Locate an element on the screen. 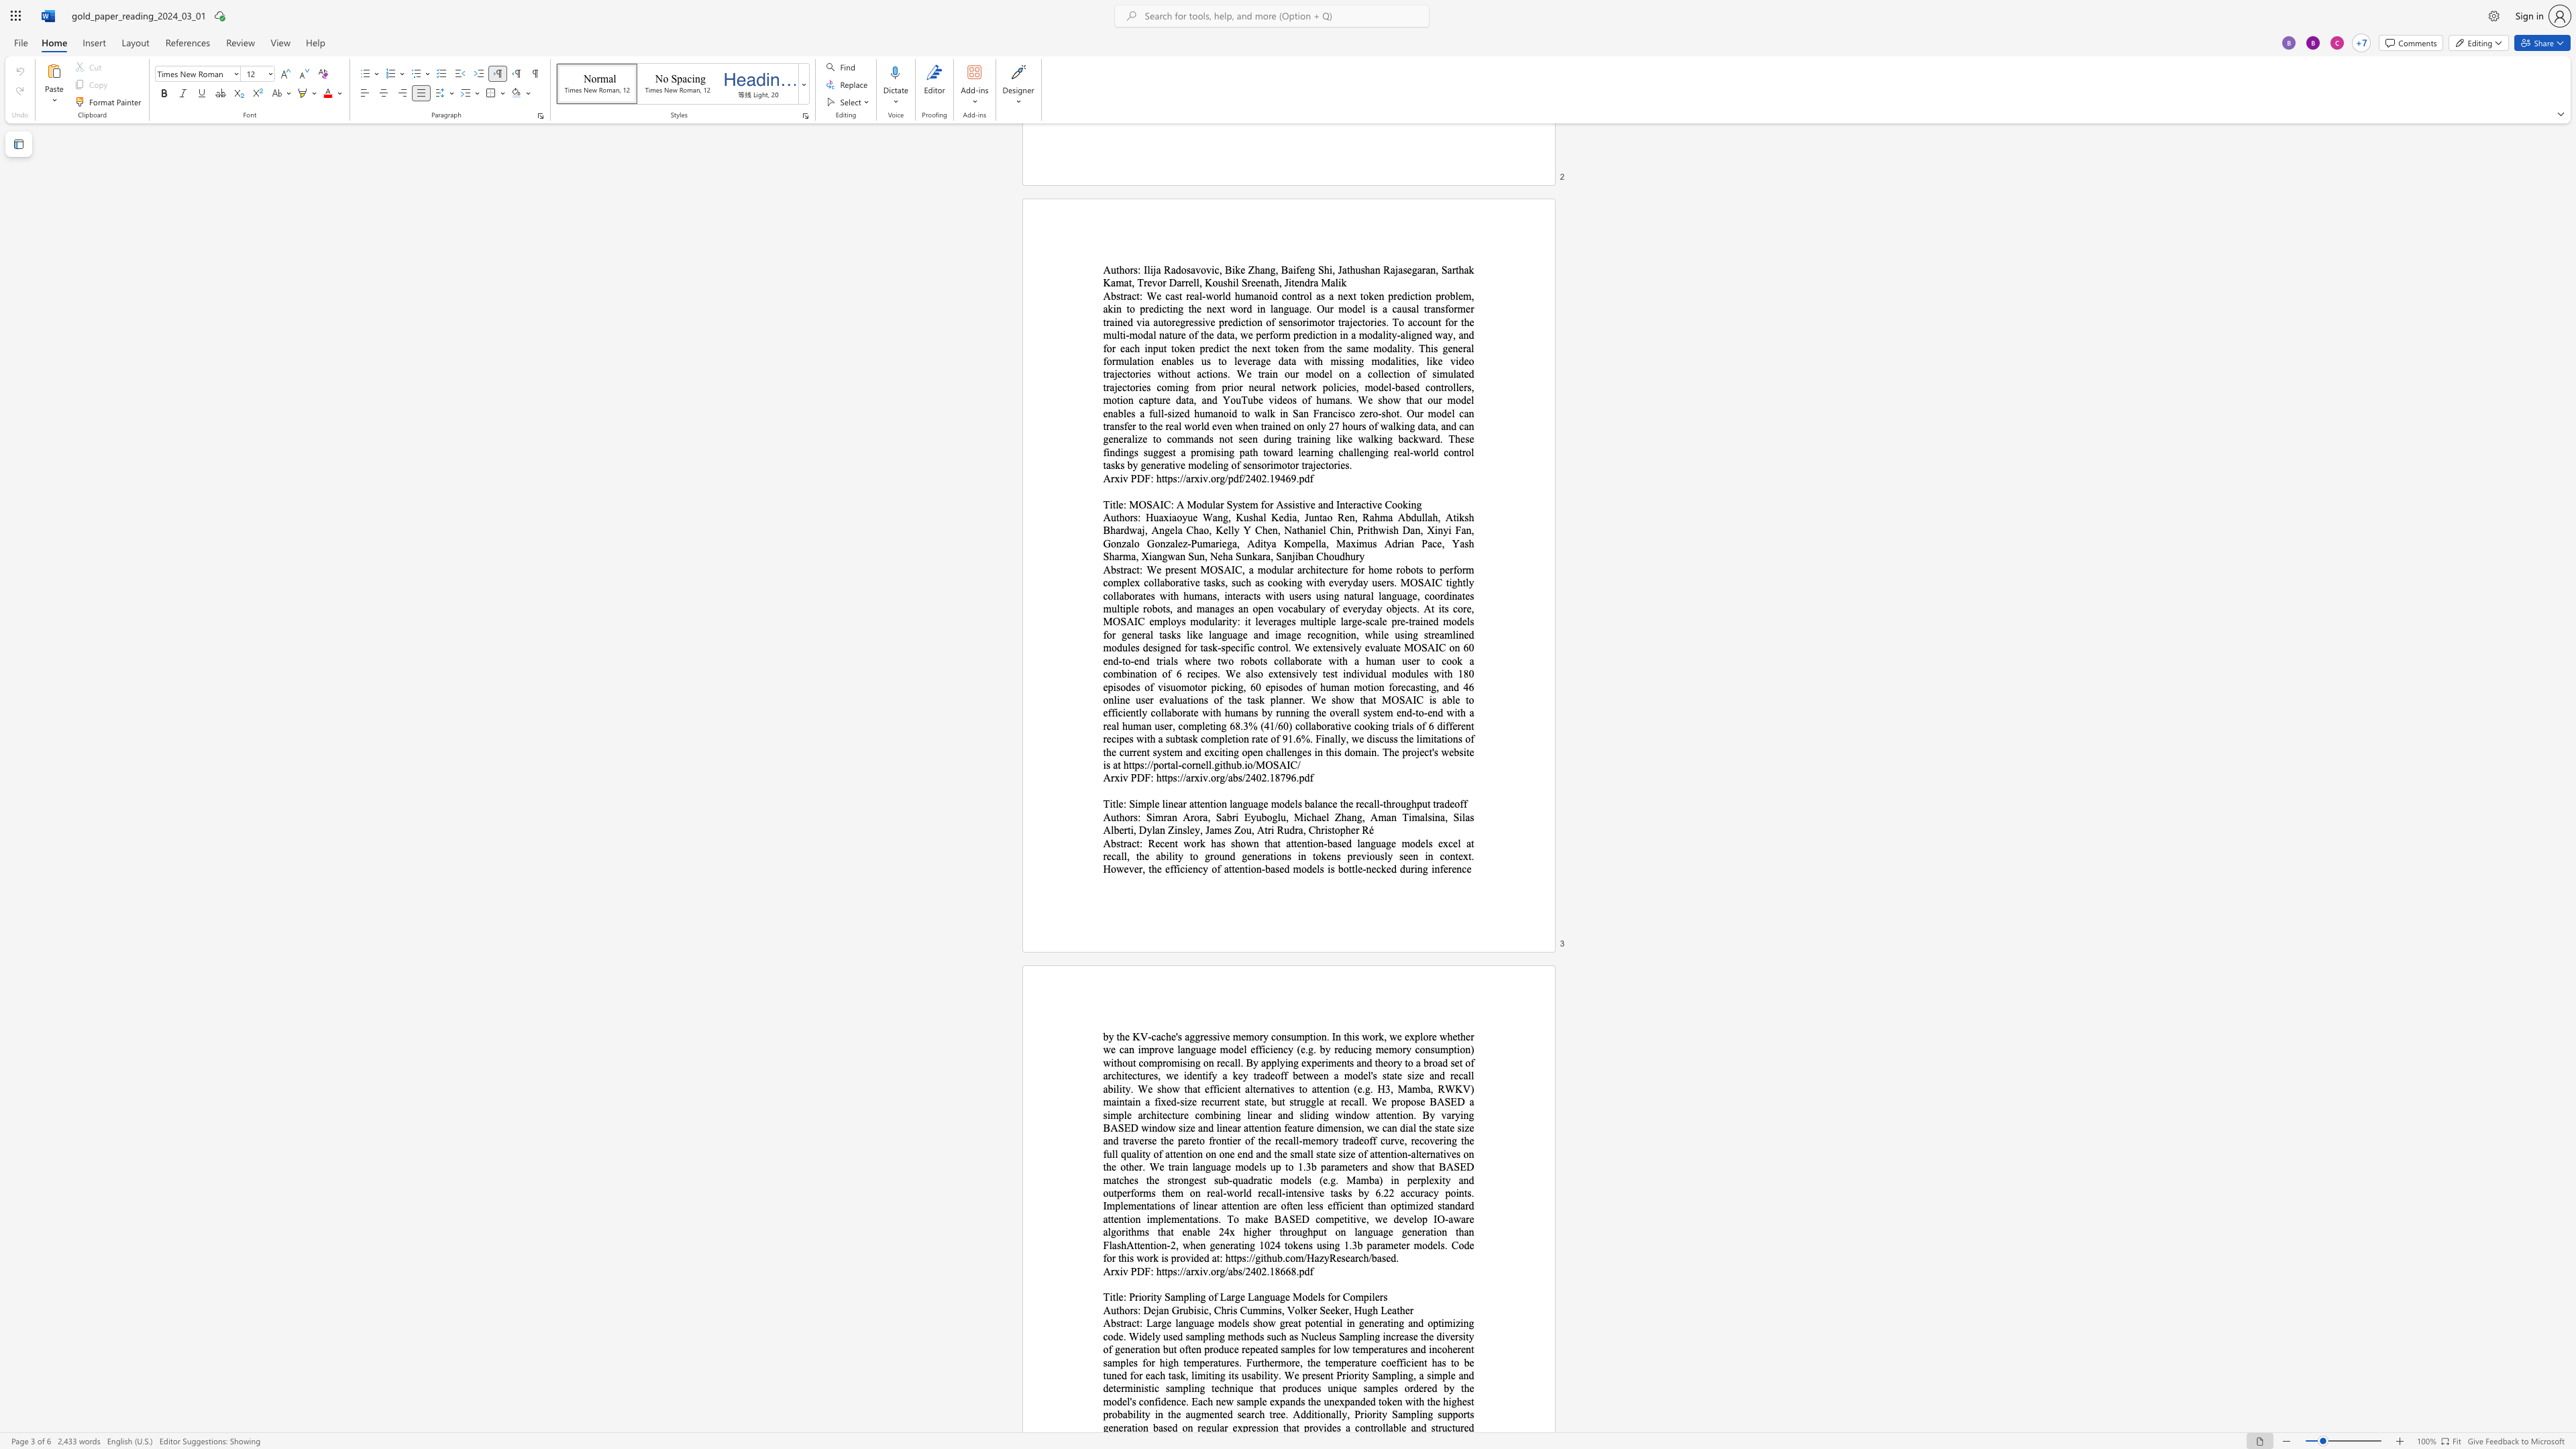  the space between the continuous character "r" and "x" in the text is located at coordinates (1114, 1271).